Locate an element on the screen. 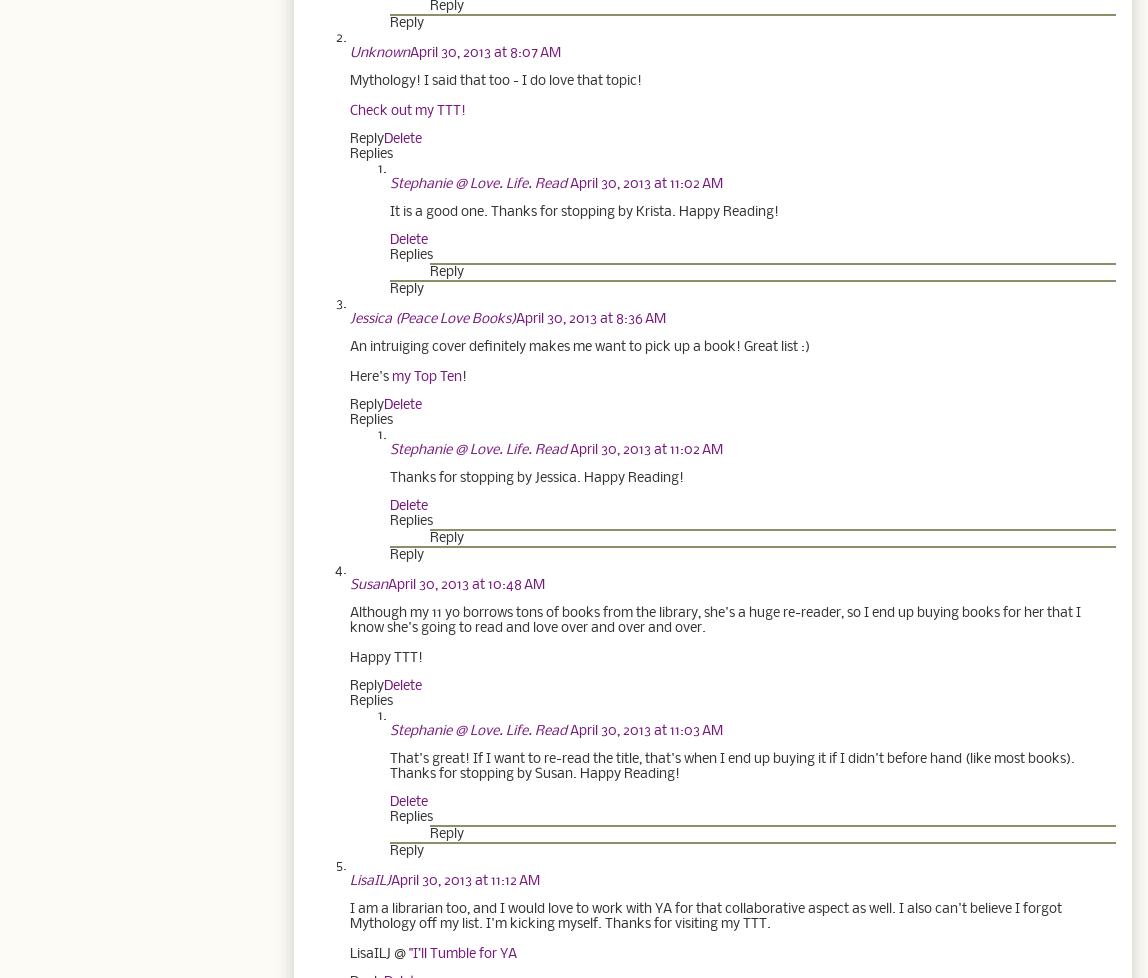  'It is a good one. Thanks for stopping by Krista. Happy Reading!' is located at coordinates (584, 211).